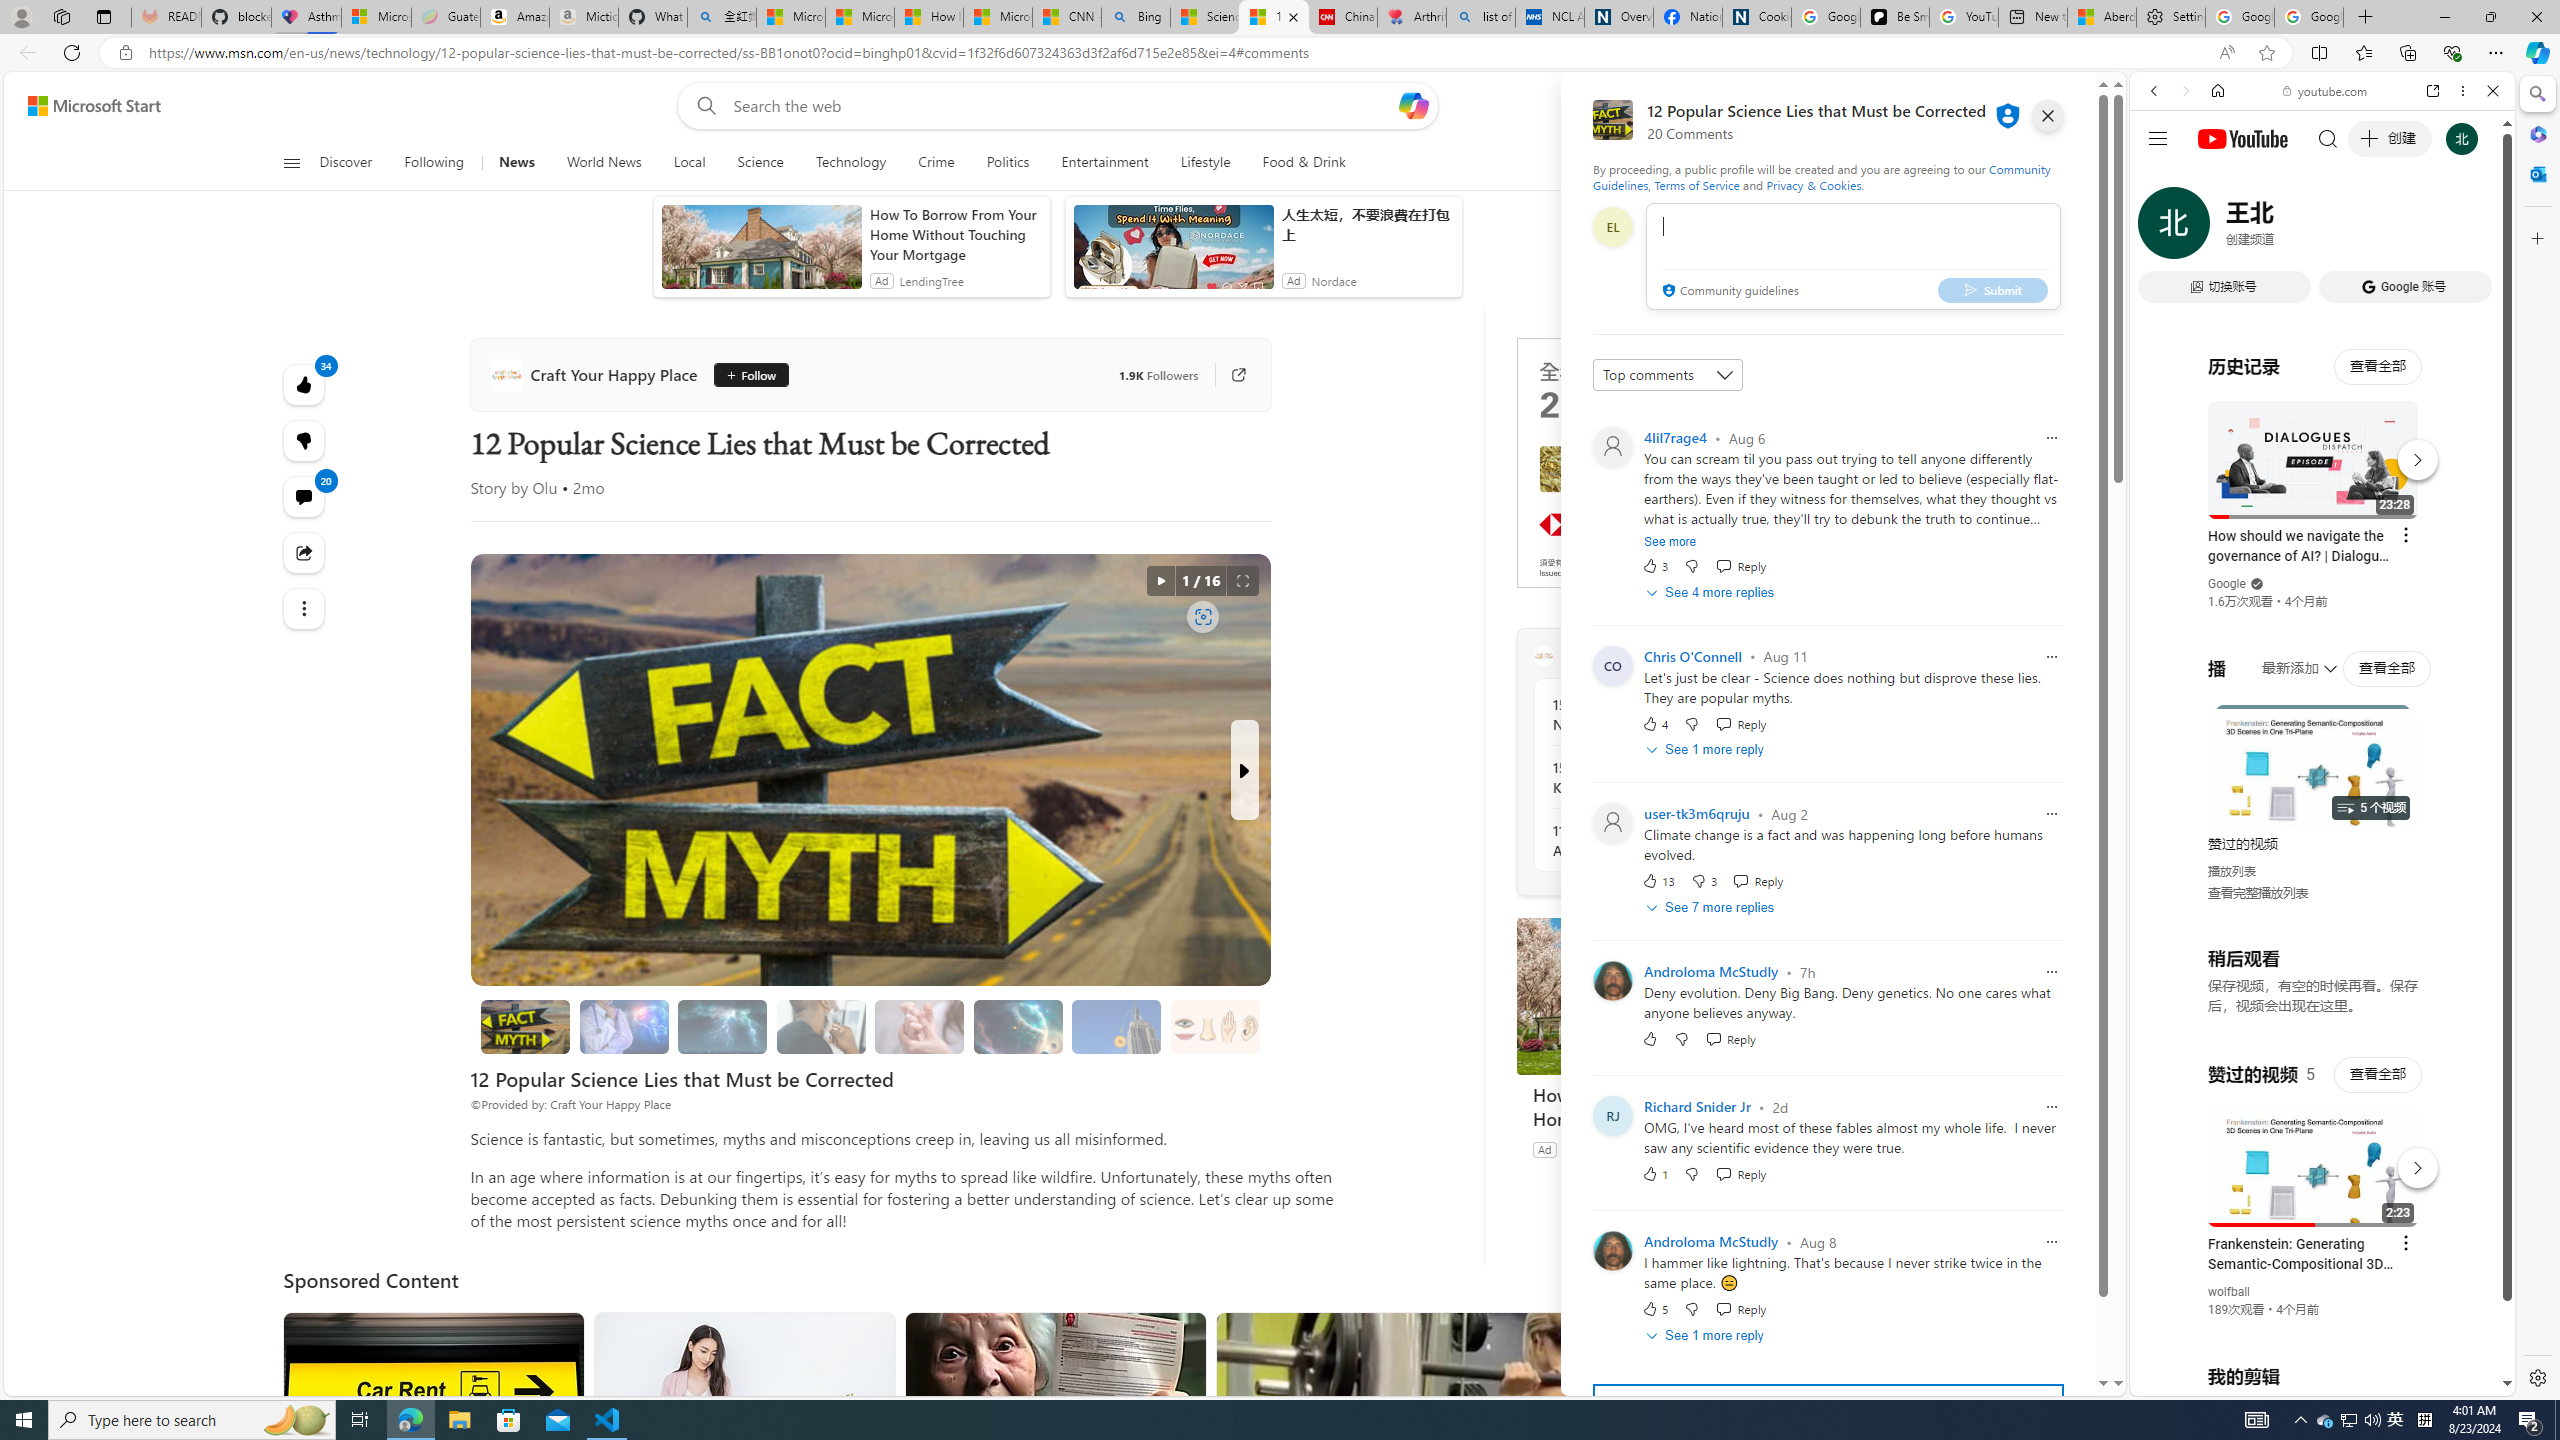 This screenshot has height=1440, width=2560. What do you see at coordinates (2474, 803) in the screenshot?
I see `'Click to scroll right'` at bounding box center [2474, 803].